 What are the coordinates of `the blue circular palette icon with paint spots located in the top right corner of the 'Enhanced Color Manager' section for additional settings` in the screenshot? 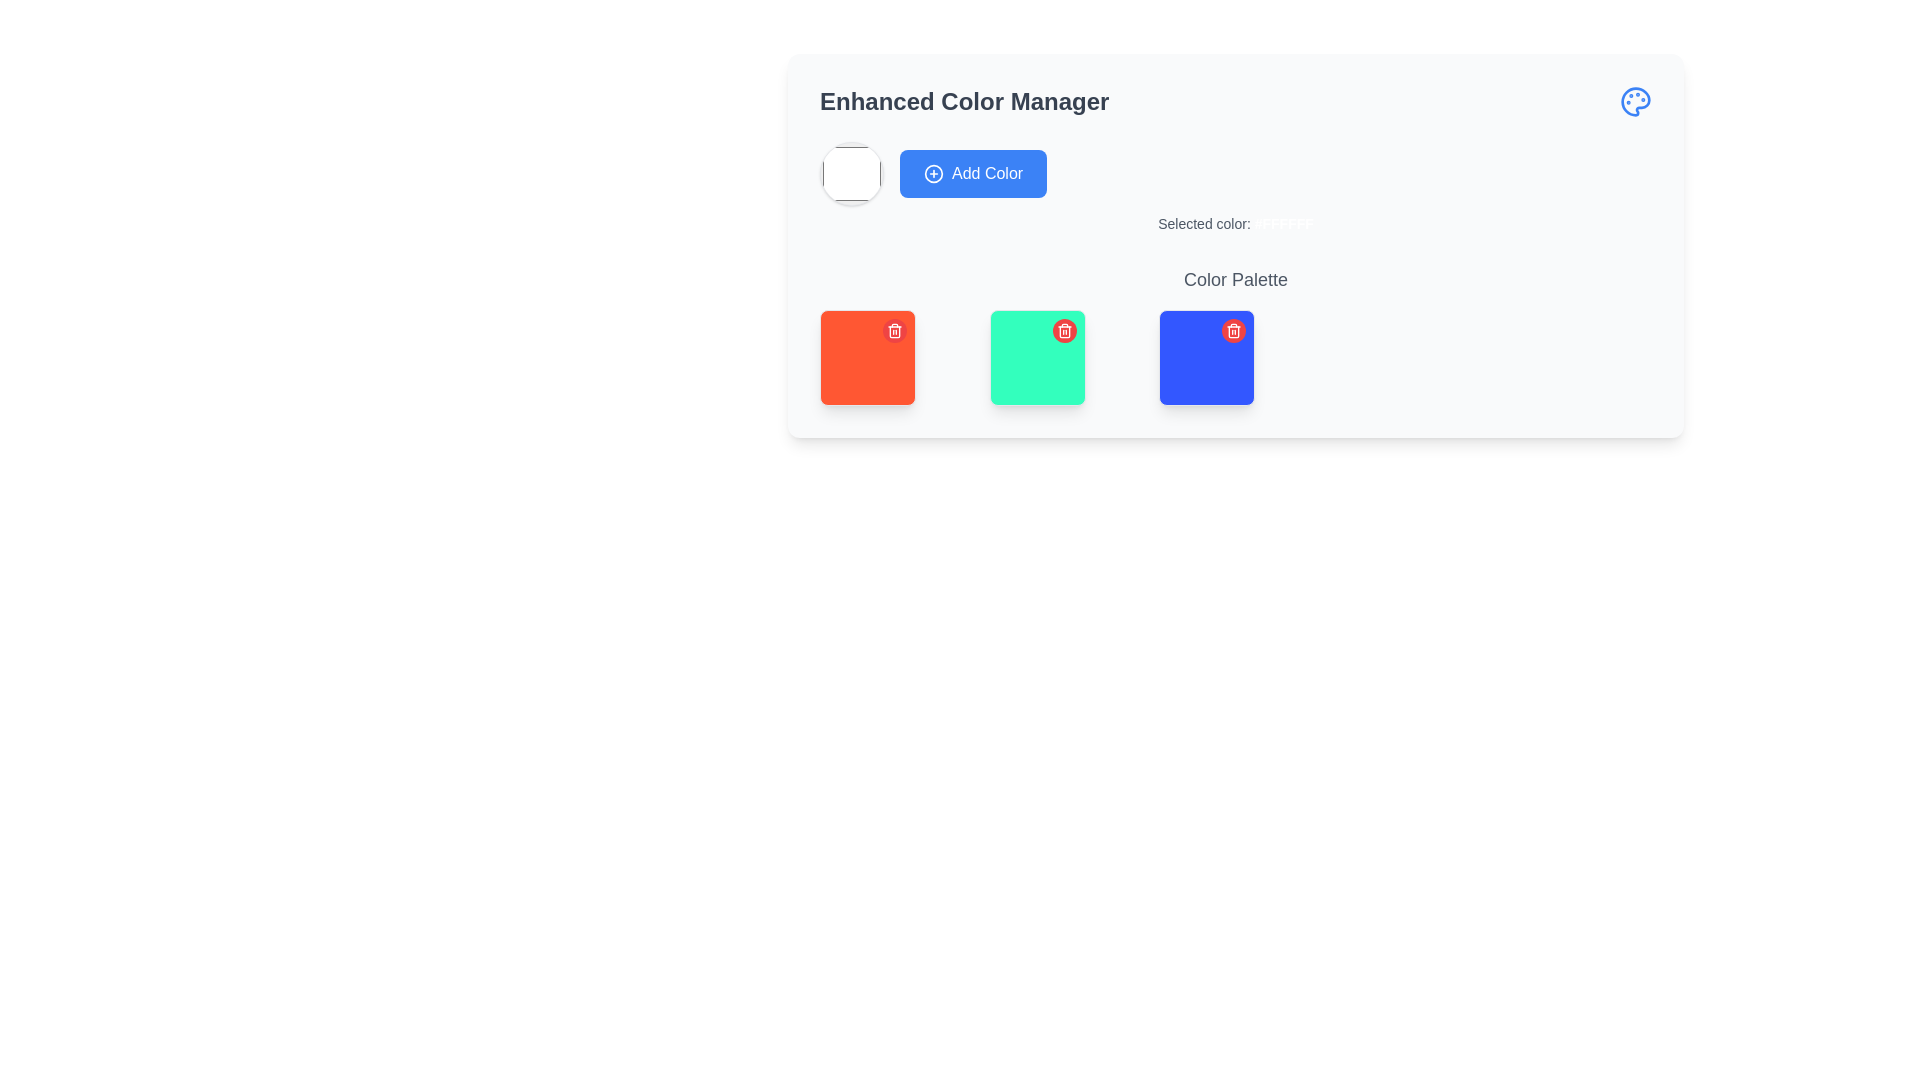 It's located at (1636, 101).